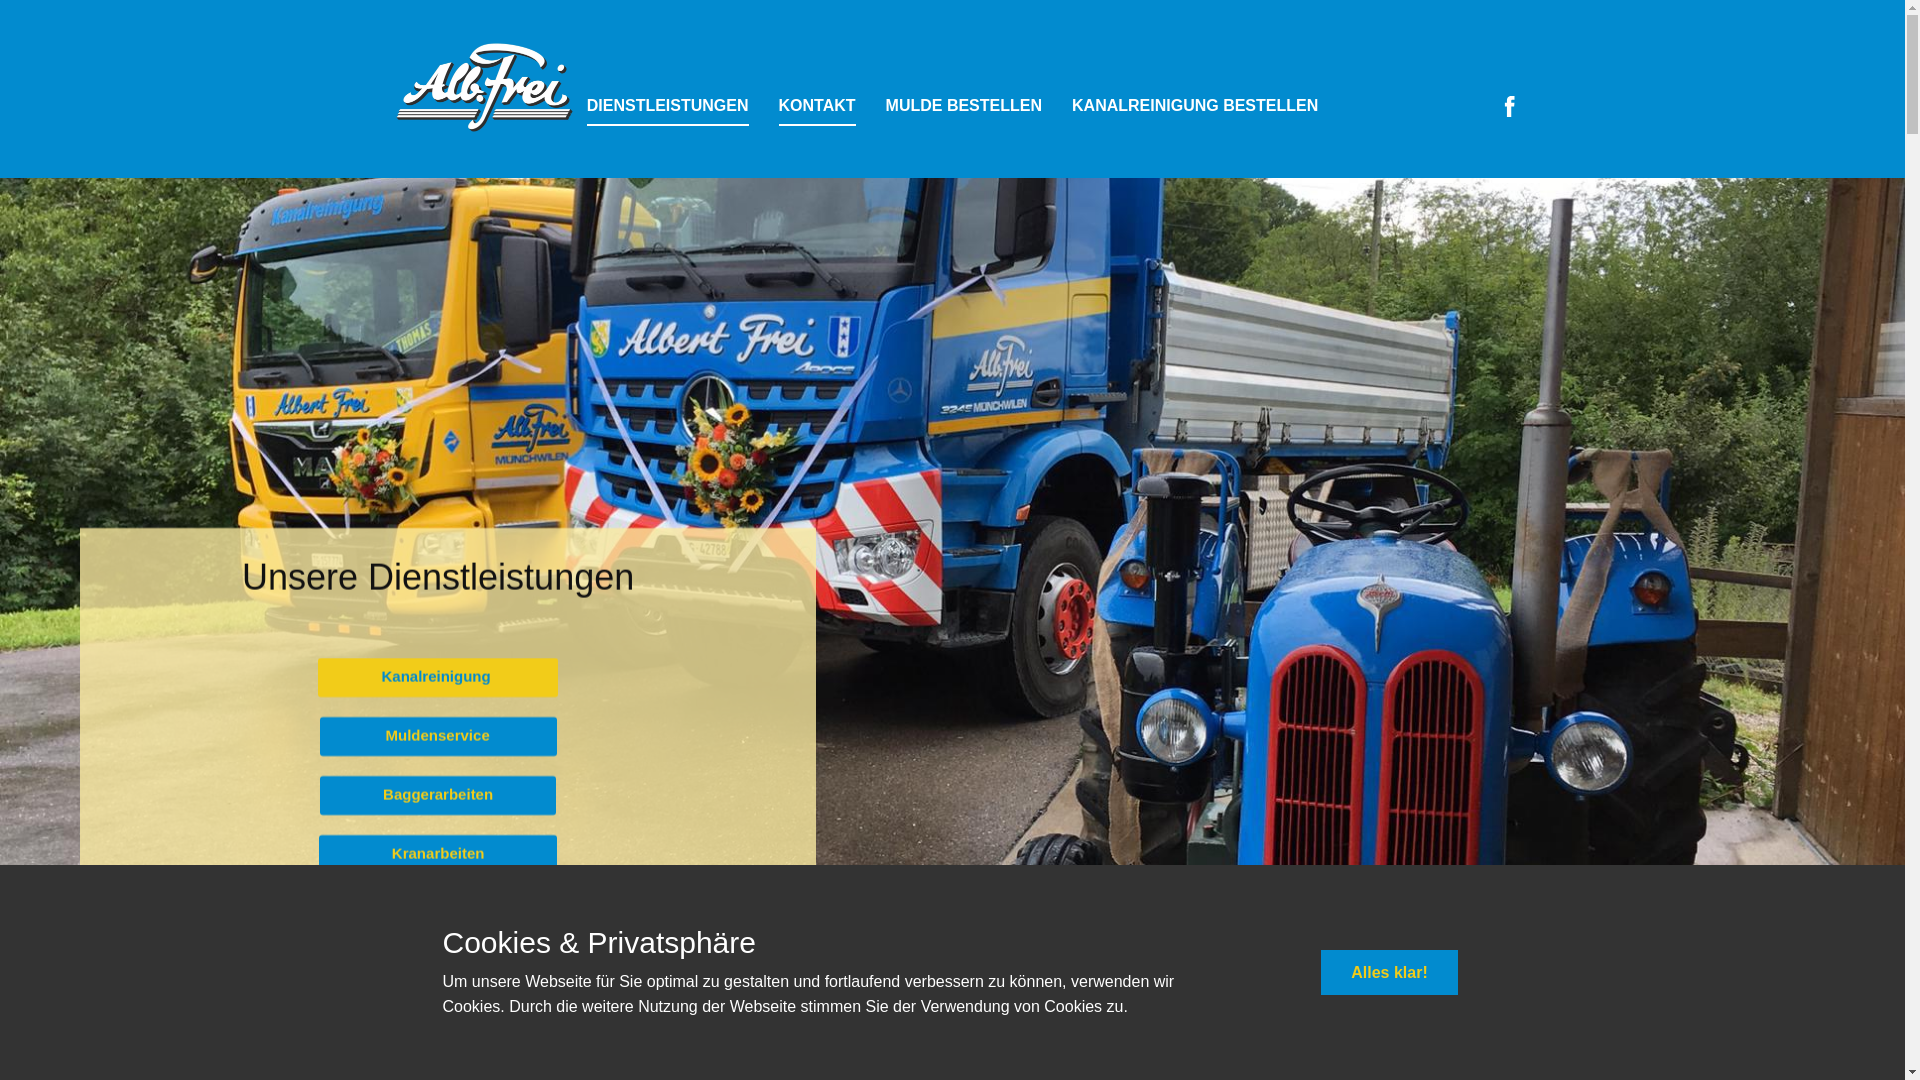 Image resolution: width=1920 pixels, height=1080 pixels. Describe the element at coordinates (667, 107) in the screenshot. I see `'DIENSTLEISTUNGEN'` at that location.